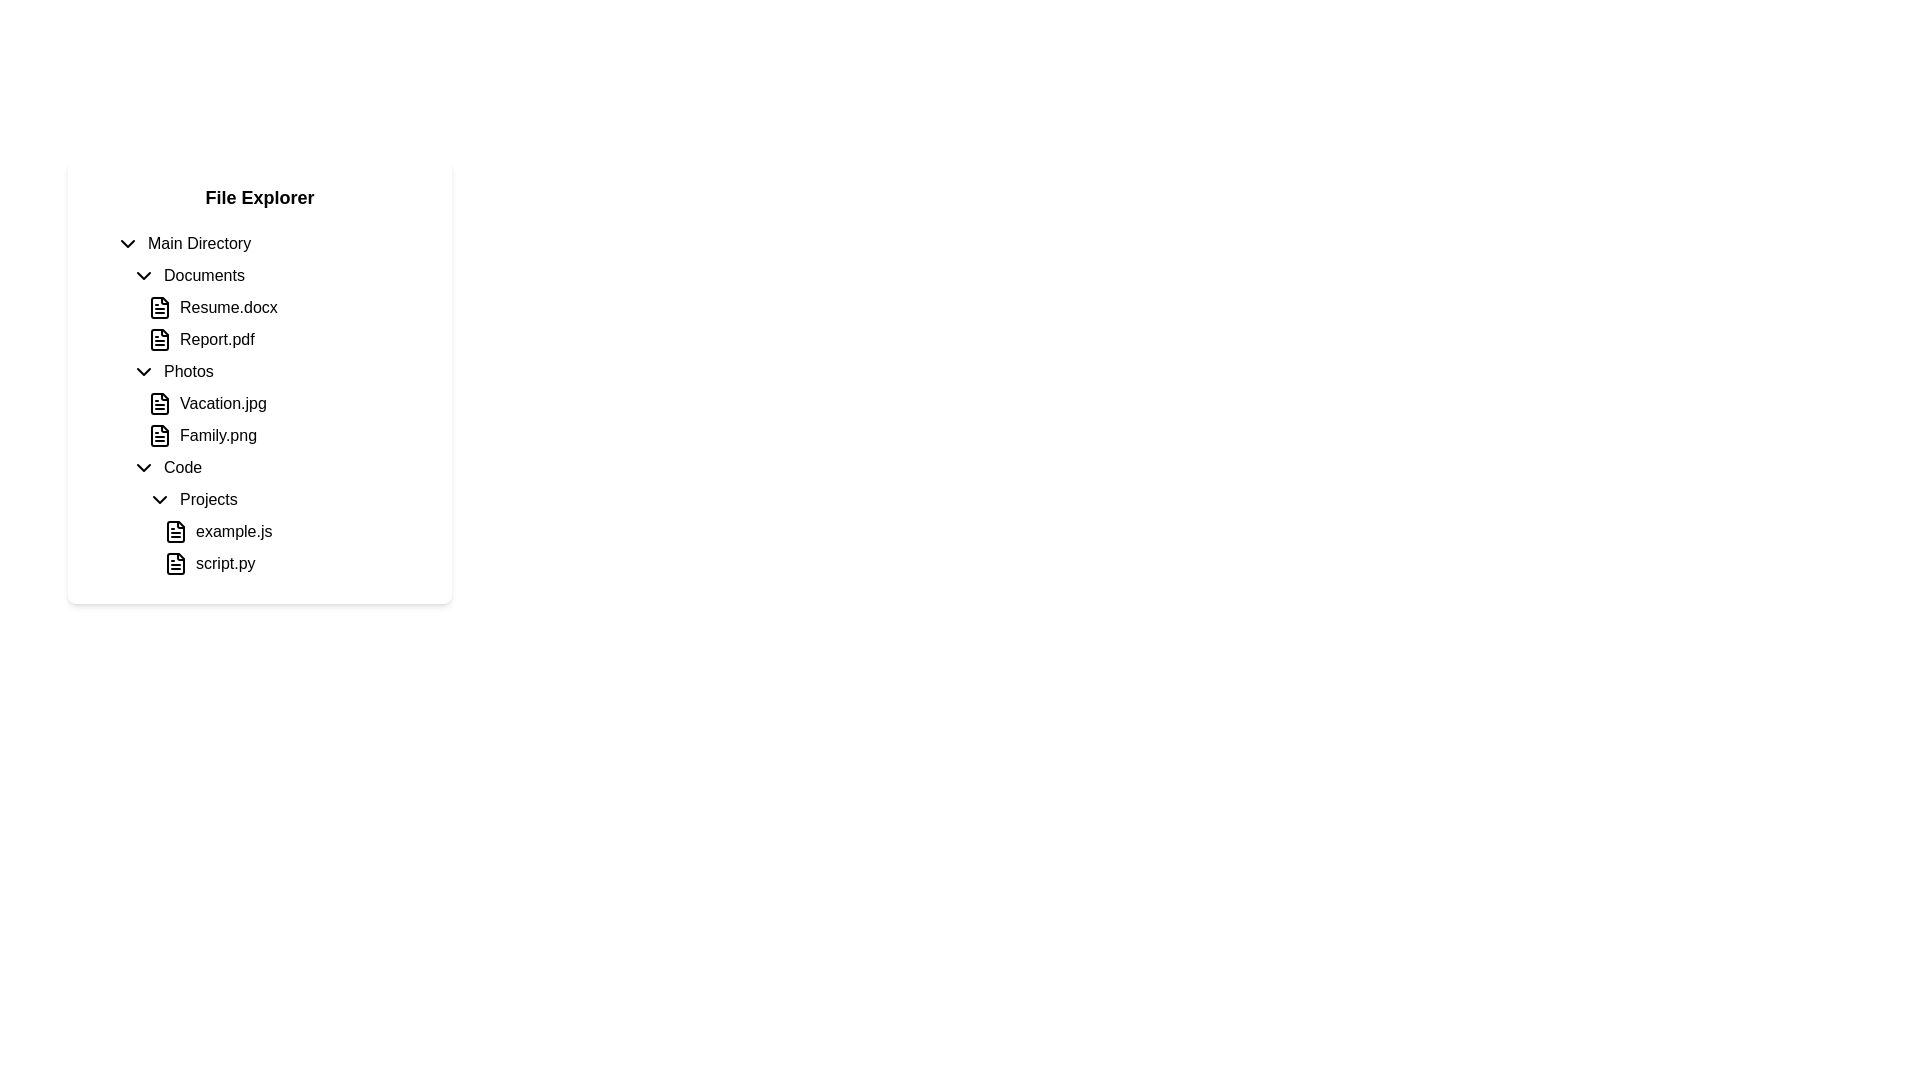 The image size is (1920, 1080). I want to click on to select the file entry in the 'Documents' section of the file explorer UI, which lists 'Resume.docx' and 'Report.pdf', so click(267, 308).